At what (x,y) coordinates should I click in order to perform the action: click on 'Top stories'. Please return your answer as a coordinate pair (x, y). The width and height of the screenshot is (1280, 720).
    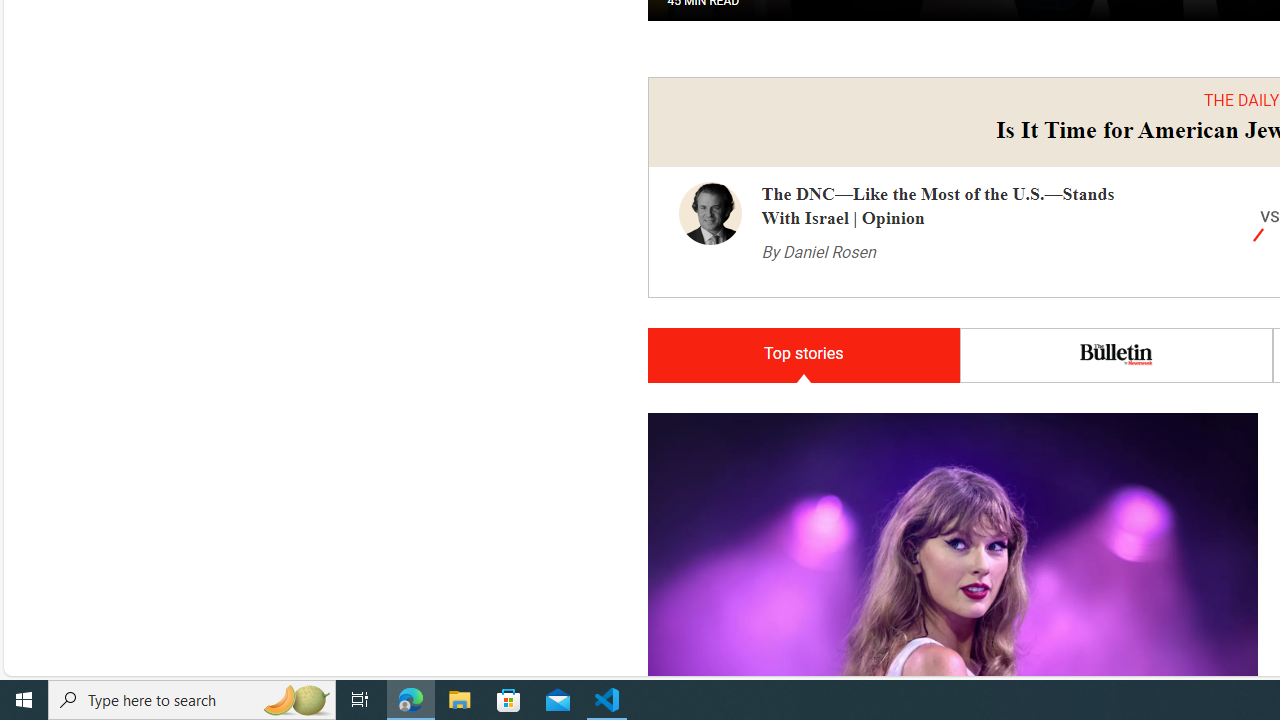
    Looking at the image, I should click on (803, 354).